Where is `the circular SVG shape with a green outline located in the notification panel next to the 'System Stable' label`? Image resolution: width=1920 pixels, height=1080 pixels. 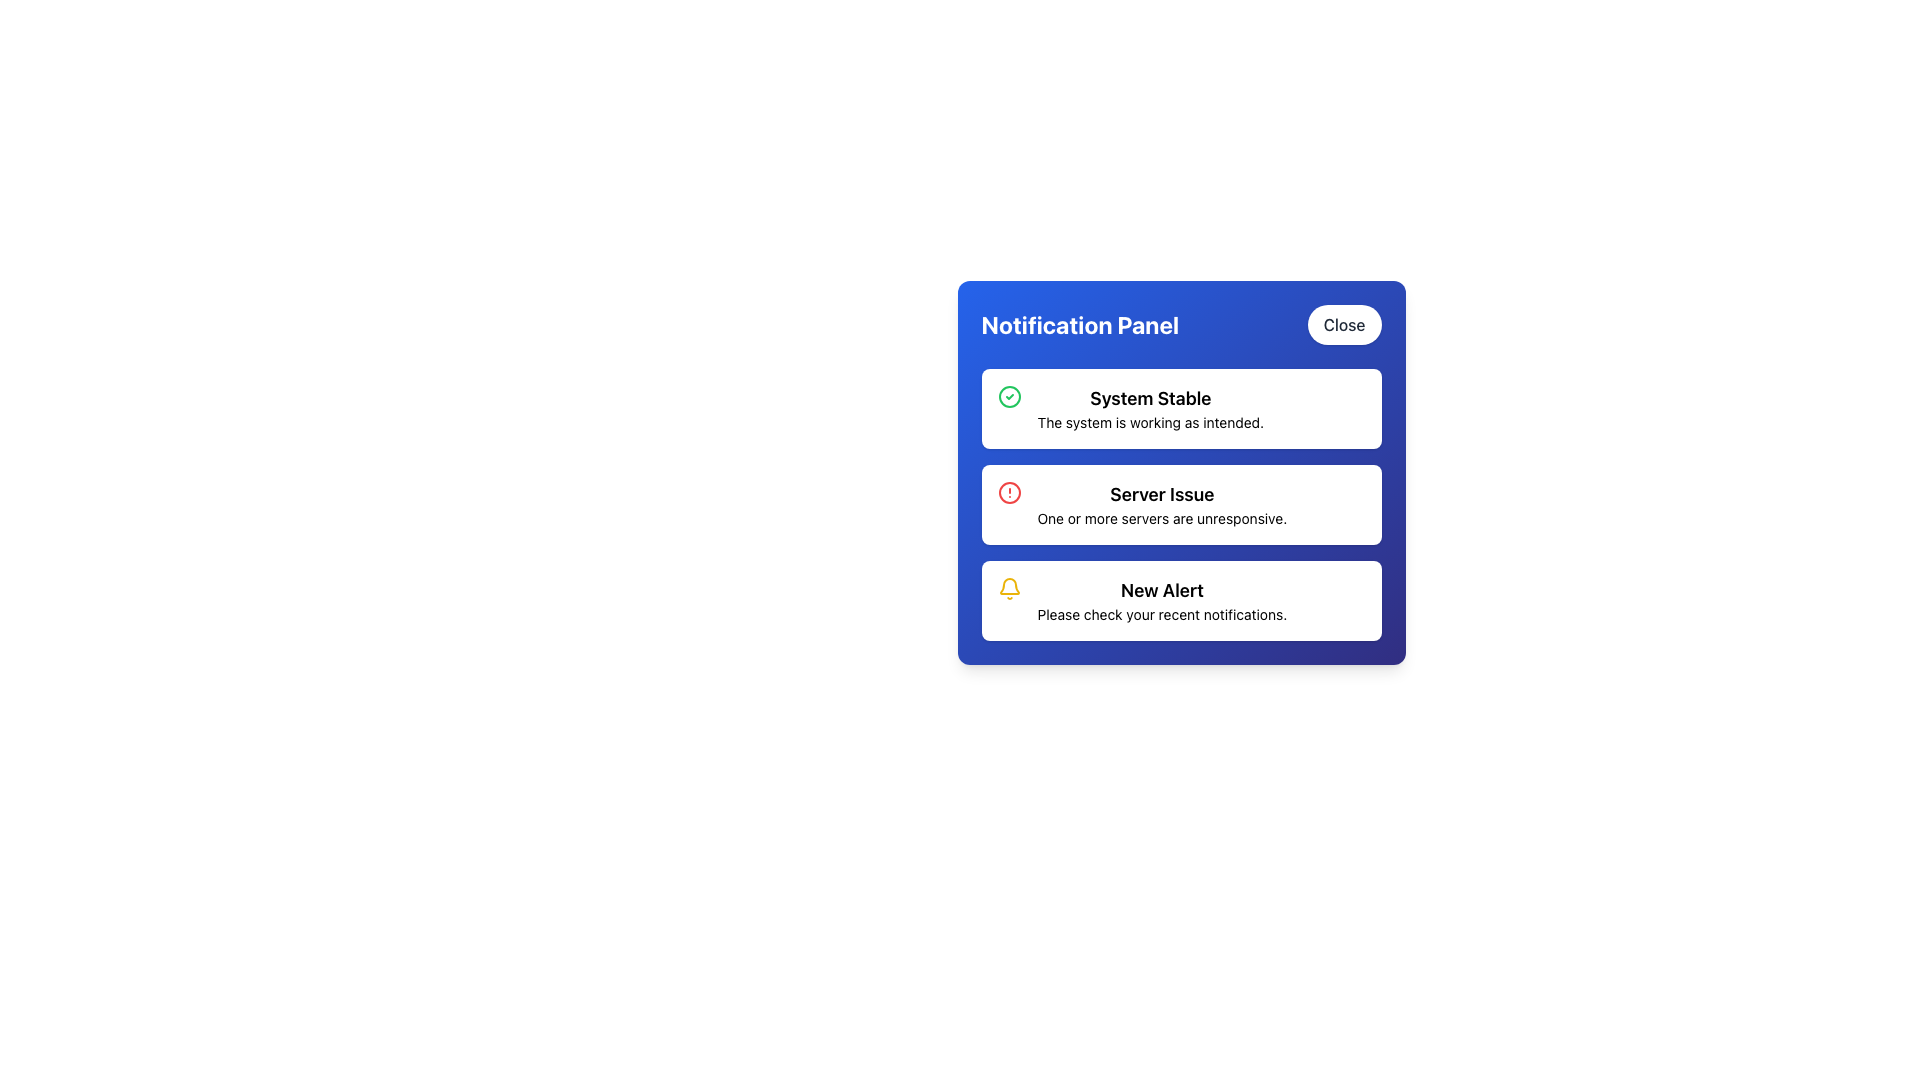
the circular SVG shape with a green outline located in the notification panel next to the 'System Stable' label is located at coordinates (1009, 397).